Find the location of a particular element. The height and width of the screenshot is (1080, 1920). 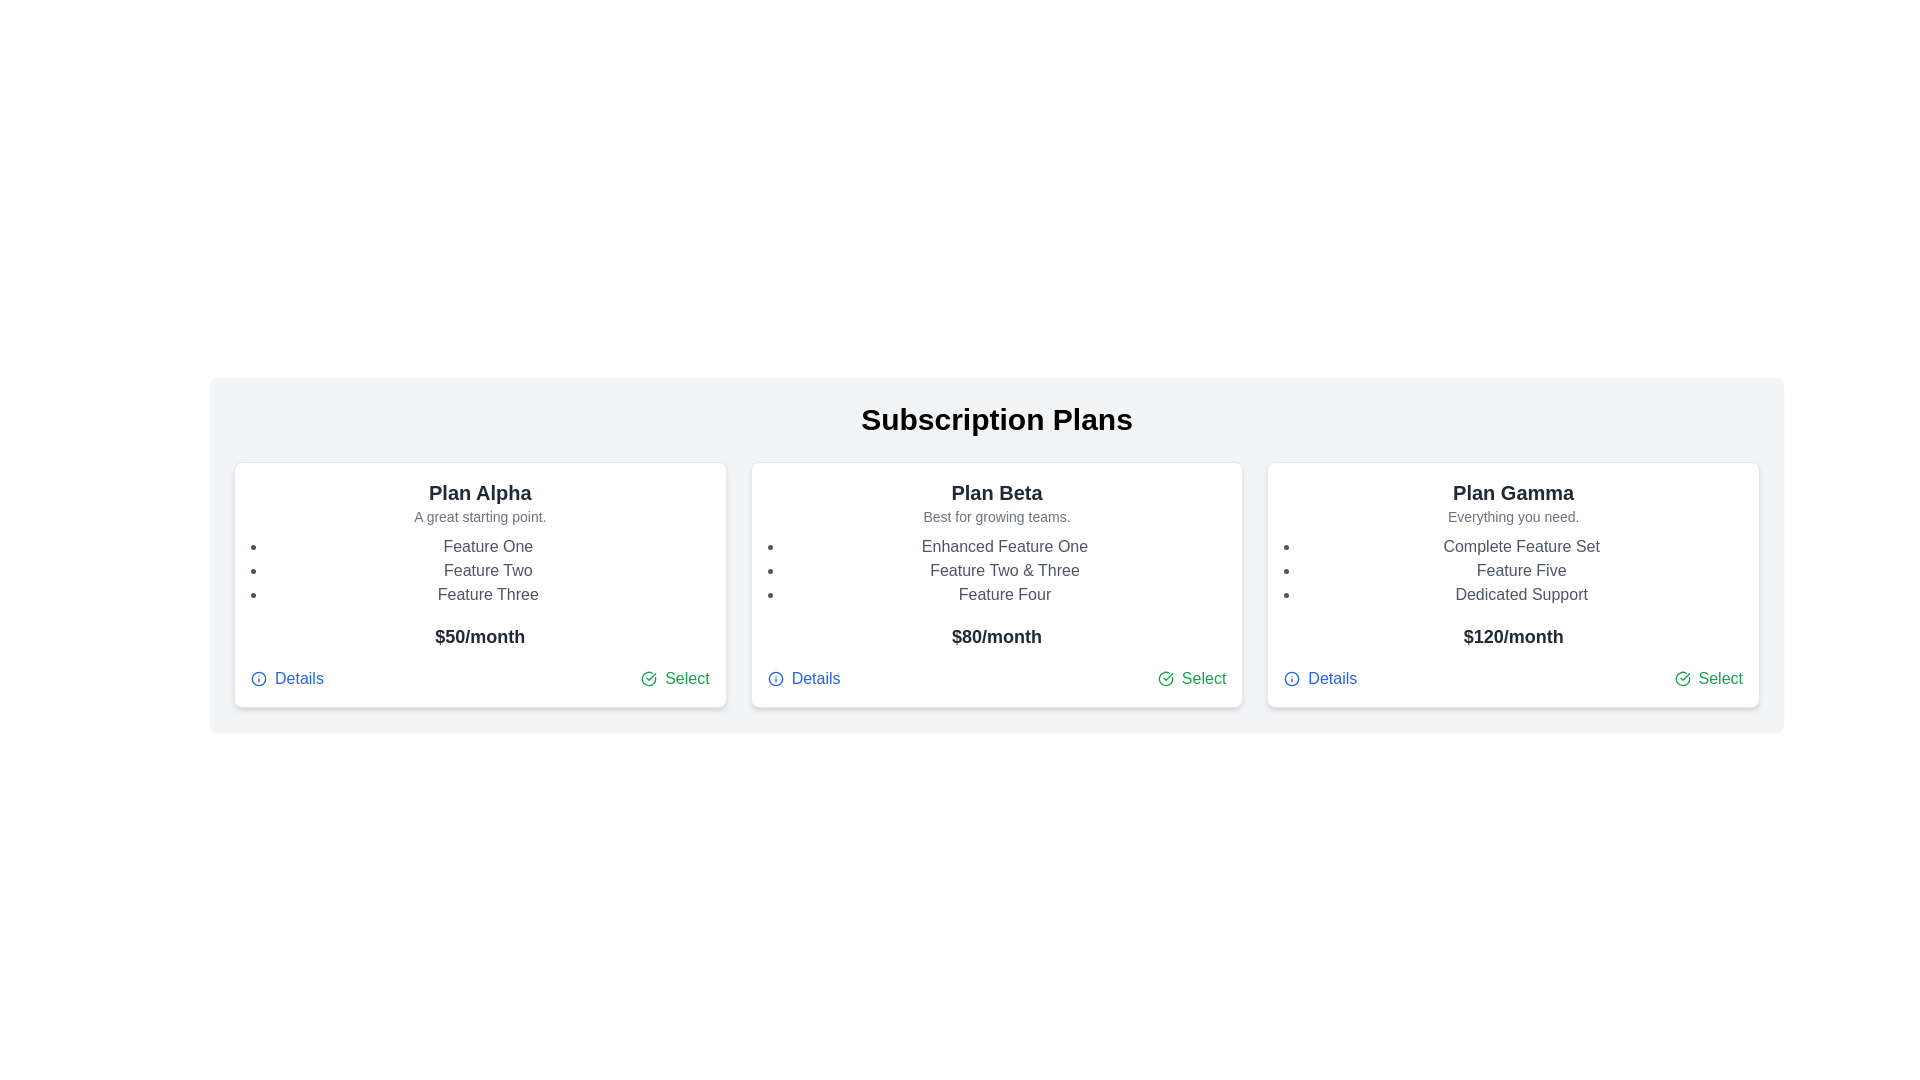

the SVG Circle icon located to the left of the 'Details' link under the 'Plan Alpha' subscription card in the first column of the subscription plans section is located at coordinates (258, 677).